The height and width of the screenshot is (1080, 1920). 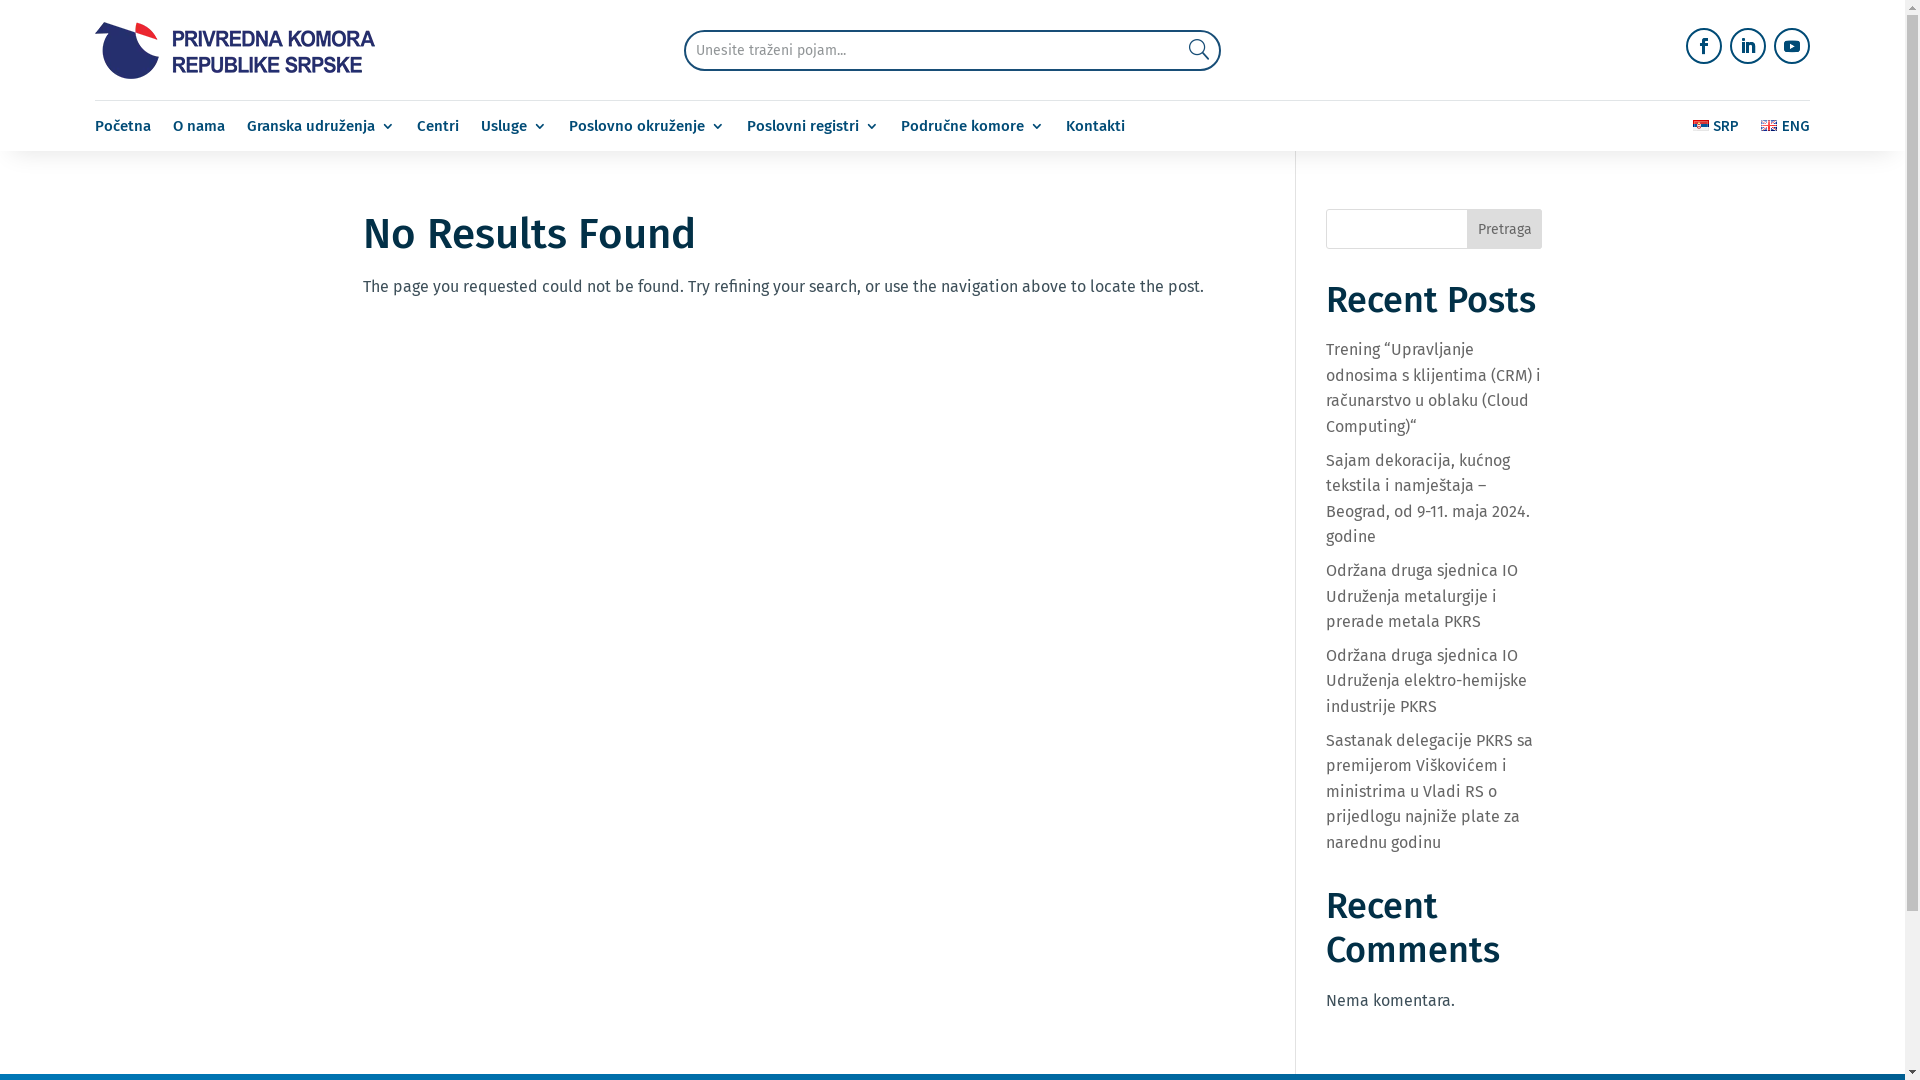 What do you see at coordinates (1505, 227) in the screenshot?
I see `'Pretraga'` at bounding box center [1505, 227].